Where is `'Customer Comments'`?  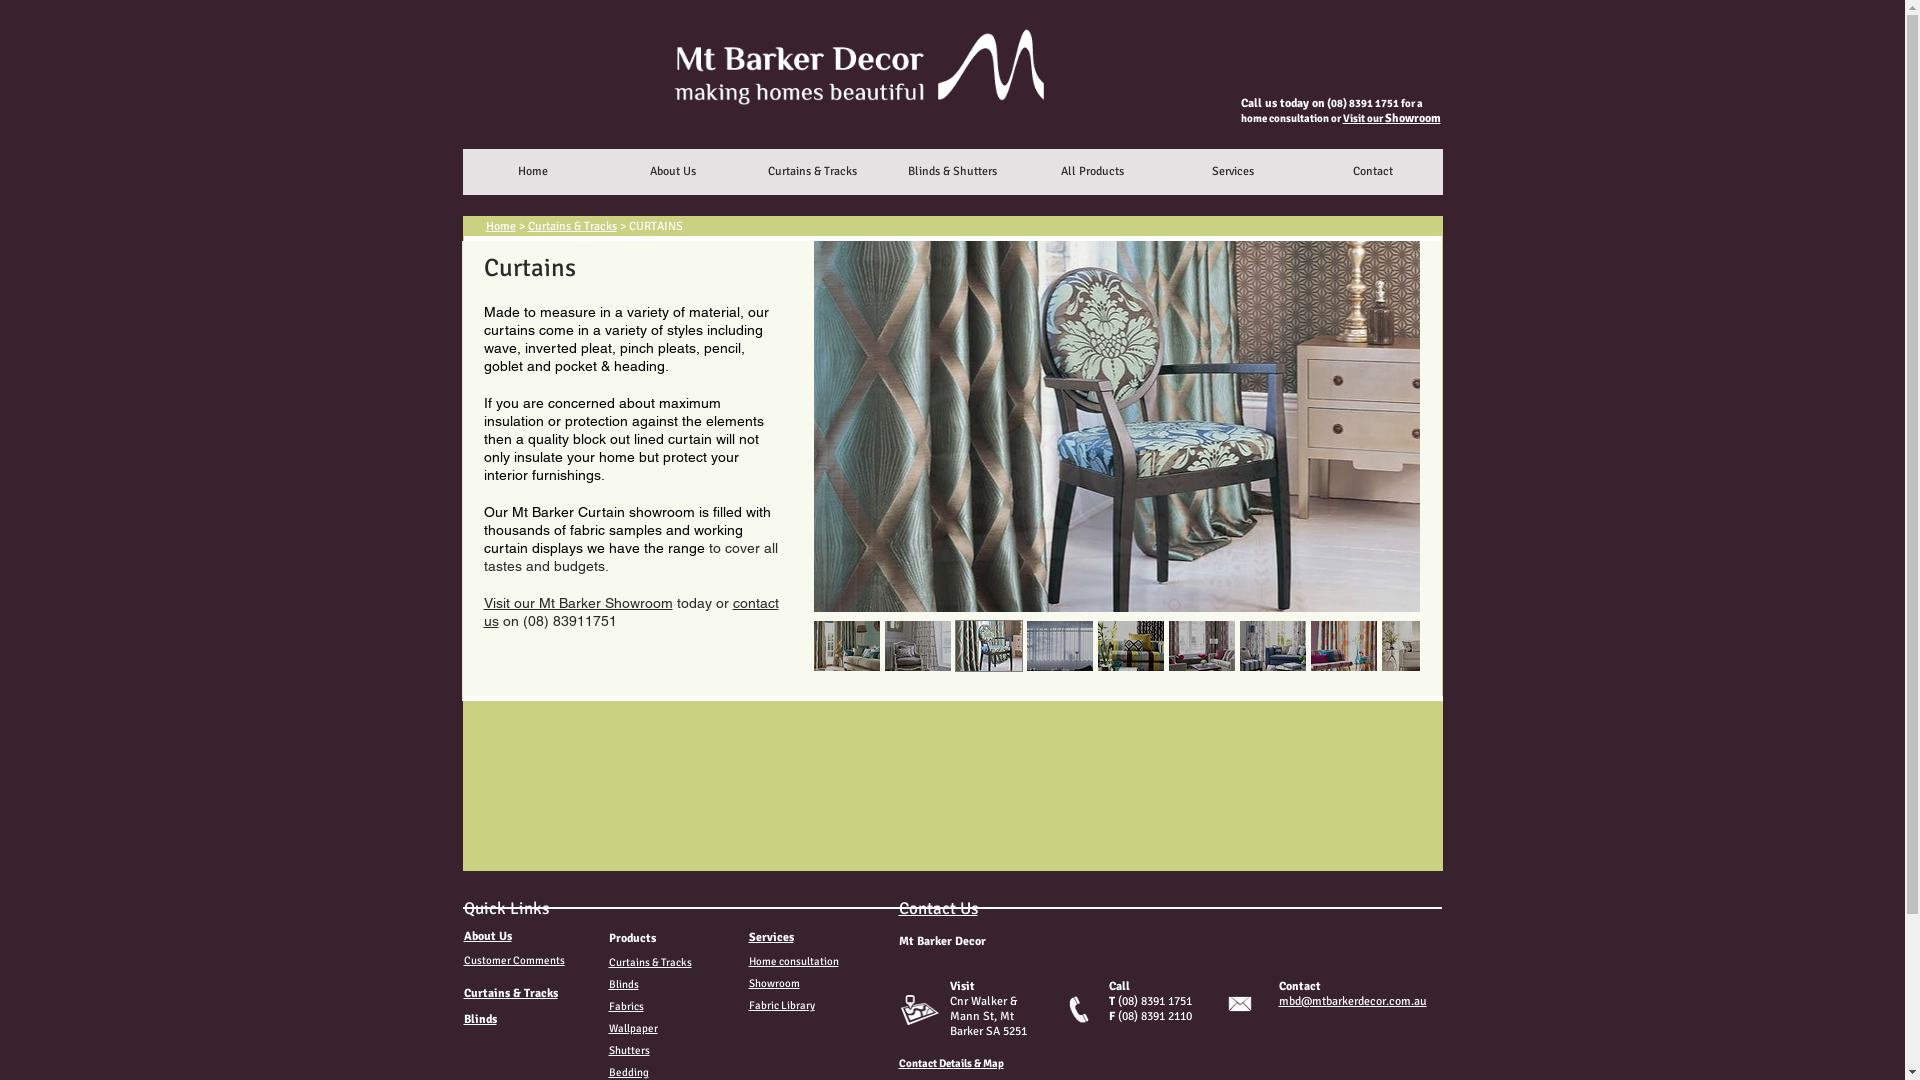 'Customer Comments' is located at coordinates (514, 959).